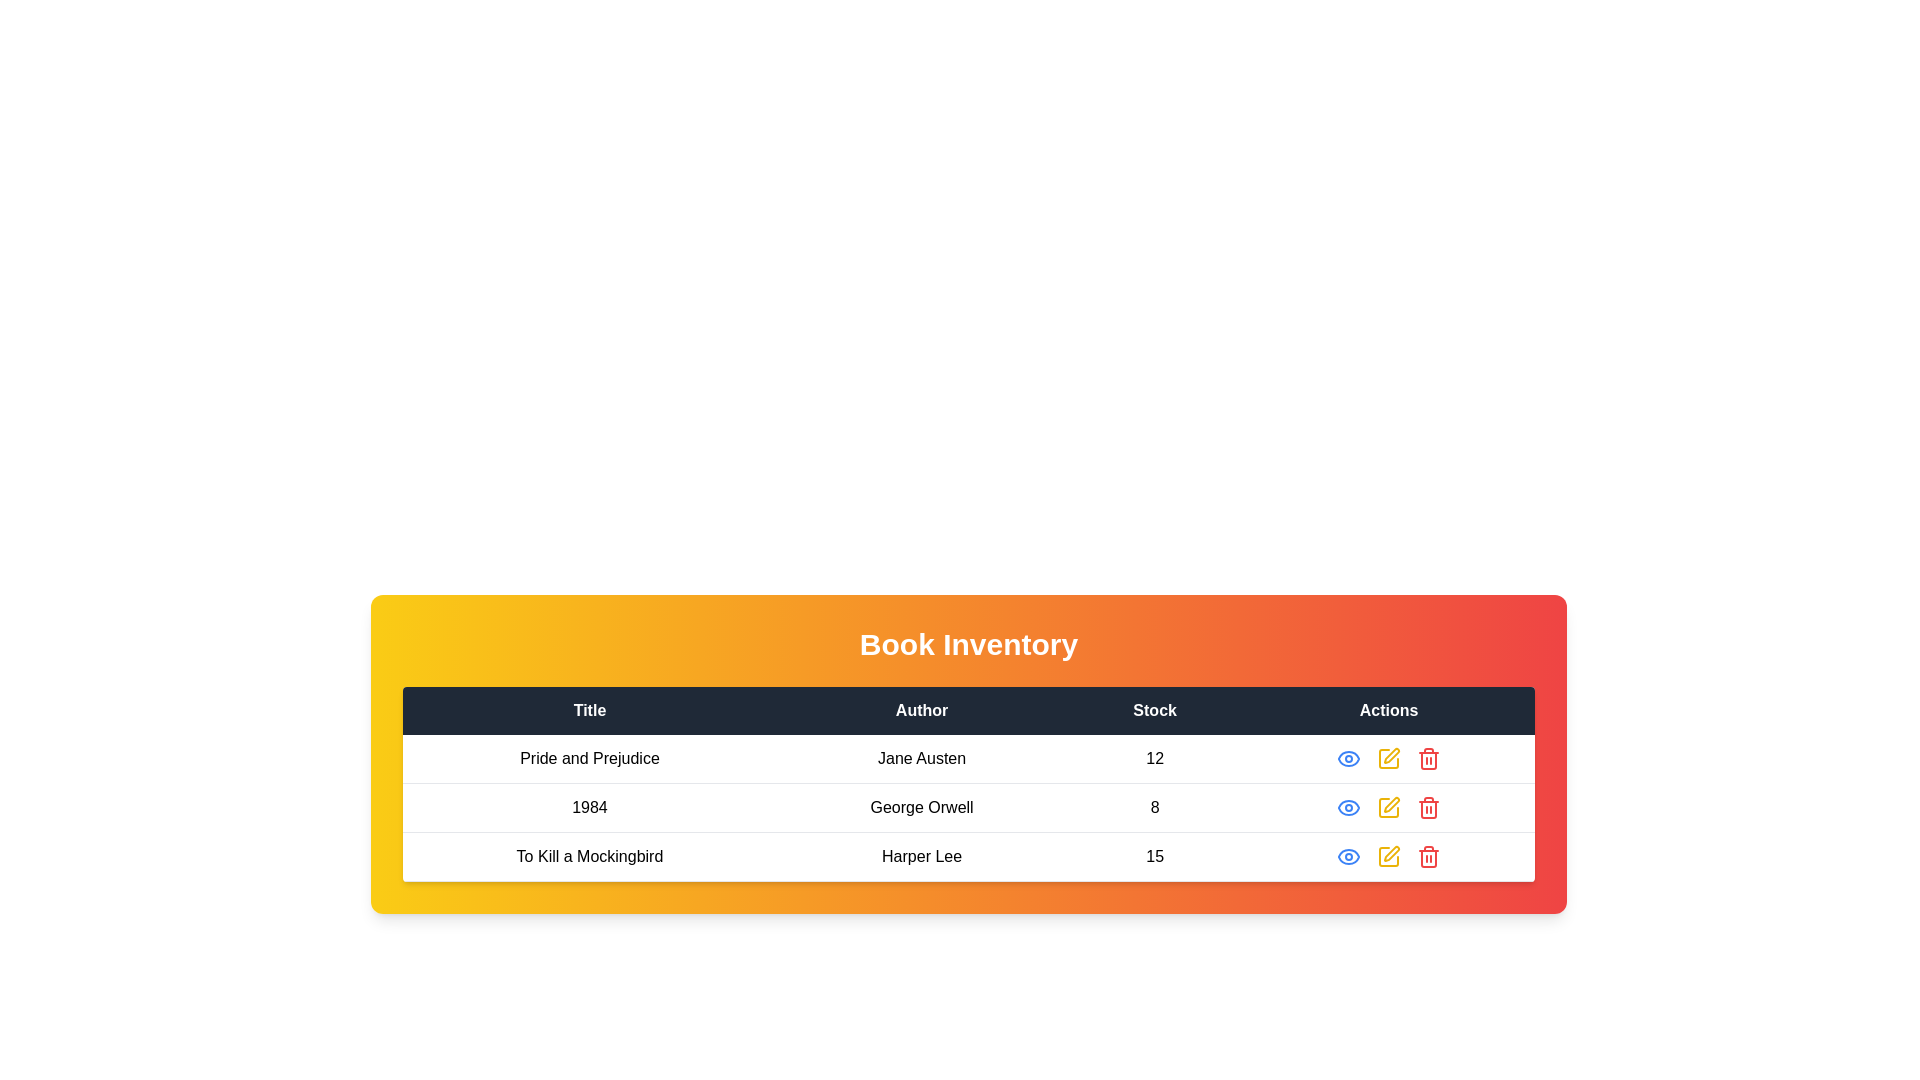  I want to click on the 'edit' icon located in the last row of the table under the 'Actions' column, which allows users to modify or update details, so click(1391, 804).